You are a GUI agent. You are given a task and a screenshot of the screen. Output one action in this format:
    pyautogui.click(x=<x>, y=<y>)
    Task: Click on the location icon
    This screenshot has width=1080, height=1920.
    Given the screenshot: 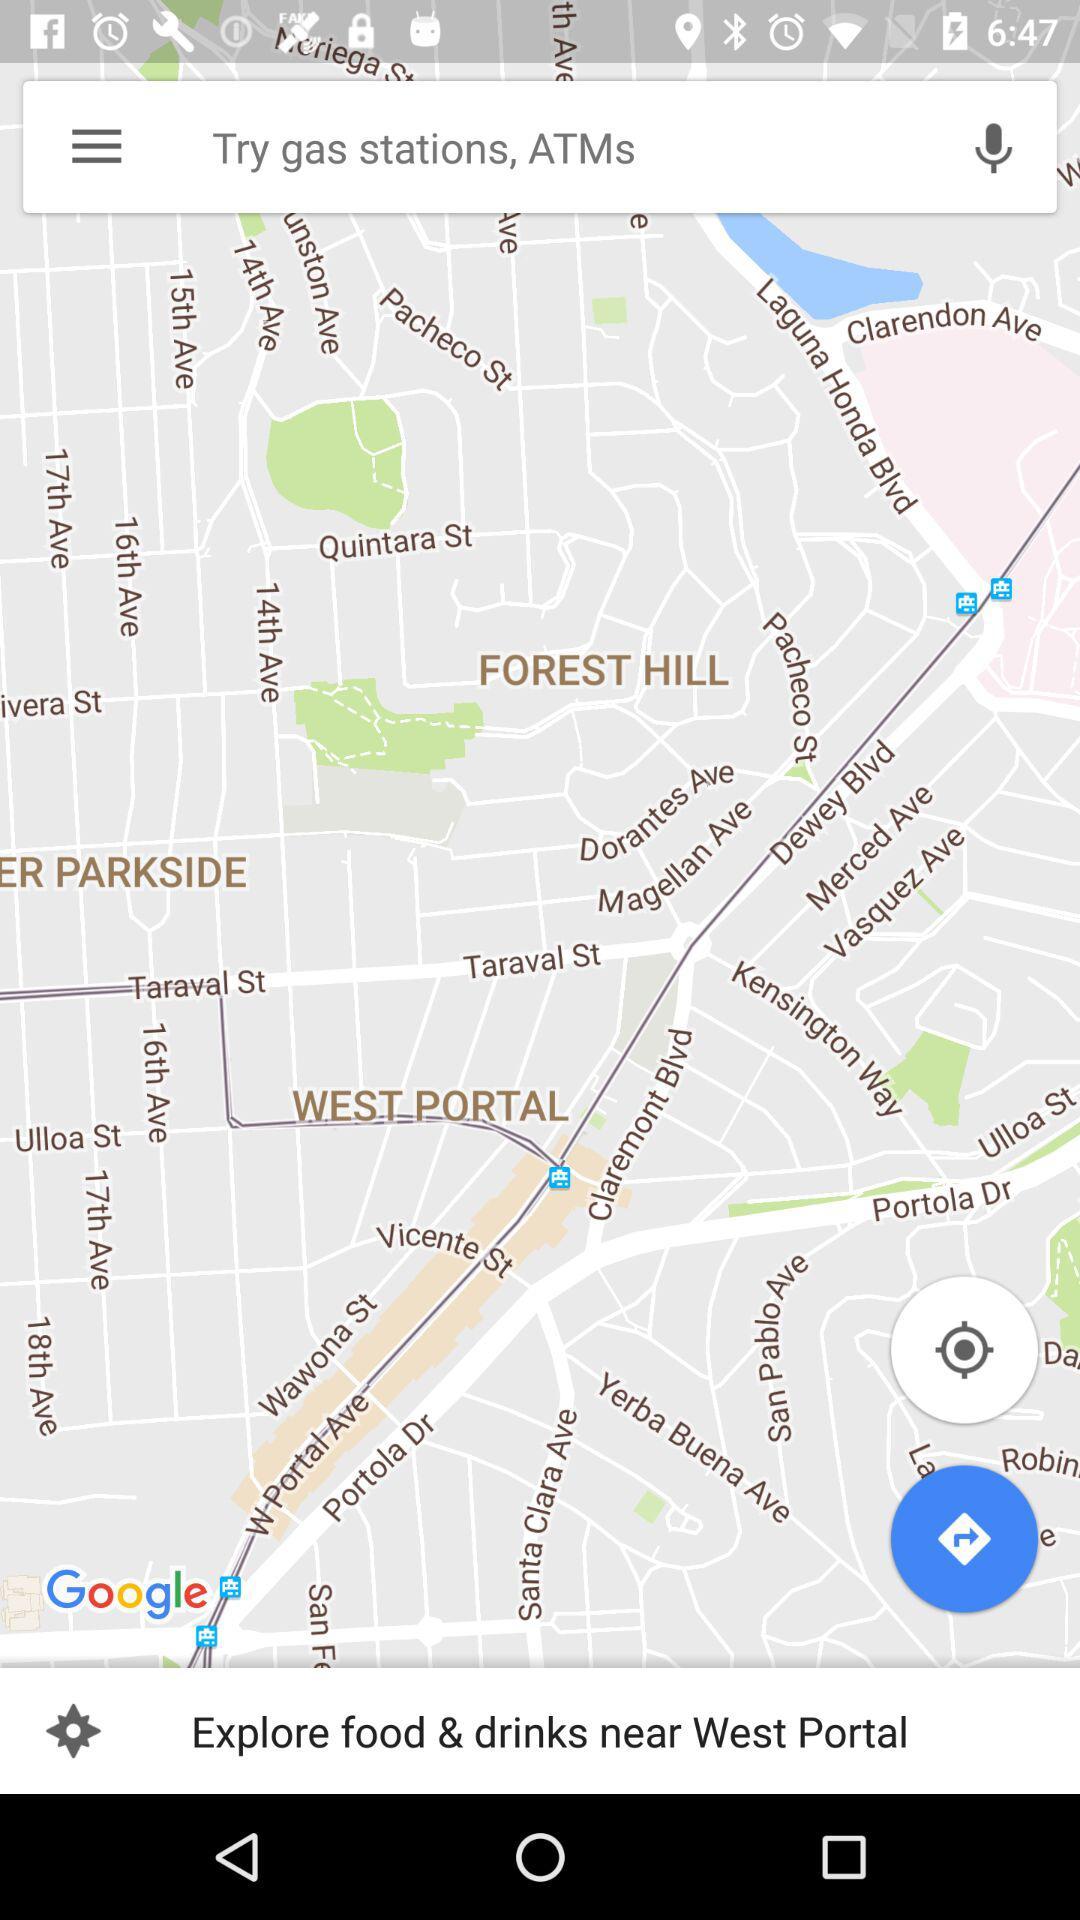 What is the action you would take?
    pyautogui.click(x=963, y=1349)
    